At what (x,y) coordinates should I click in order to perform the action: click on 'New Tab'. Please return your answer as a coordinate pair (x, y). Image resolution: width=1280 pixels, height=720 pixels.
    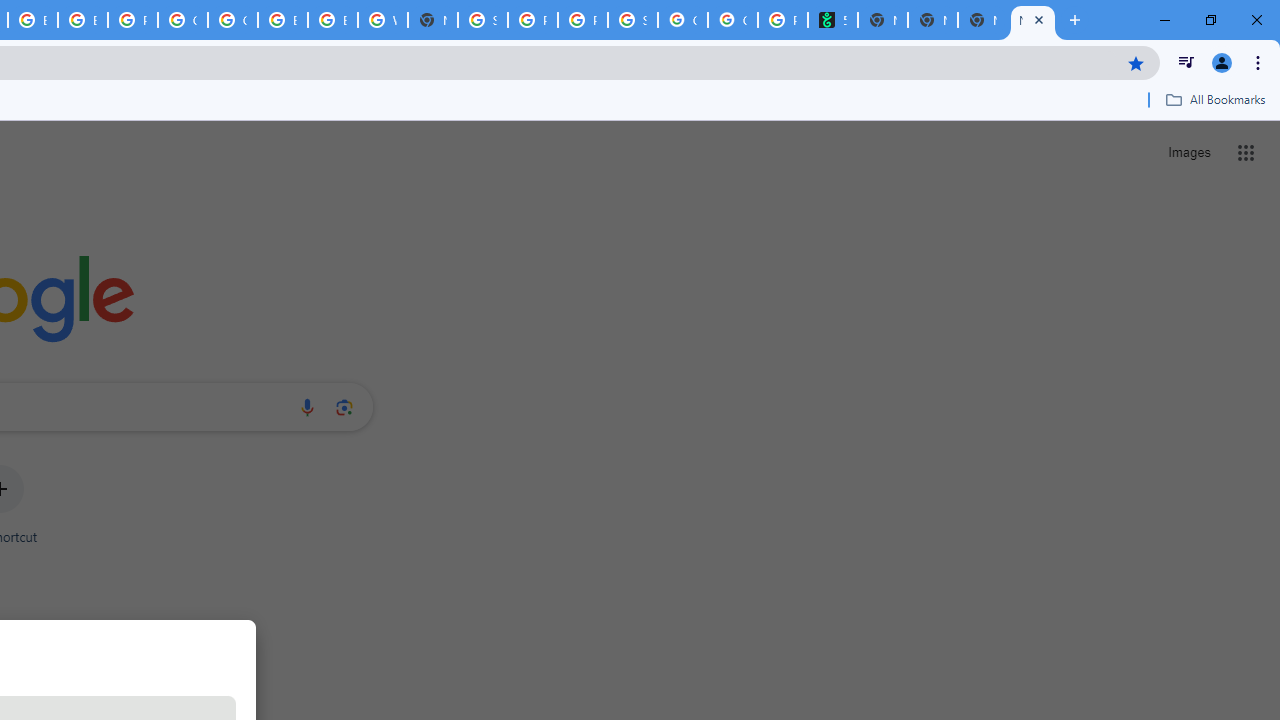
    Looking at the image, I should click on (1032, 20).